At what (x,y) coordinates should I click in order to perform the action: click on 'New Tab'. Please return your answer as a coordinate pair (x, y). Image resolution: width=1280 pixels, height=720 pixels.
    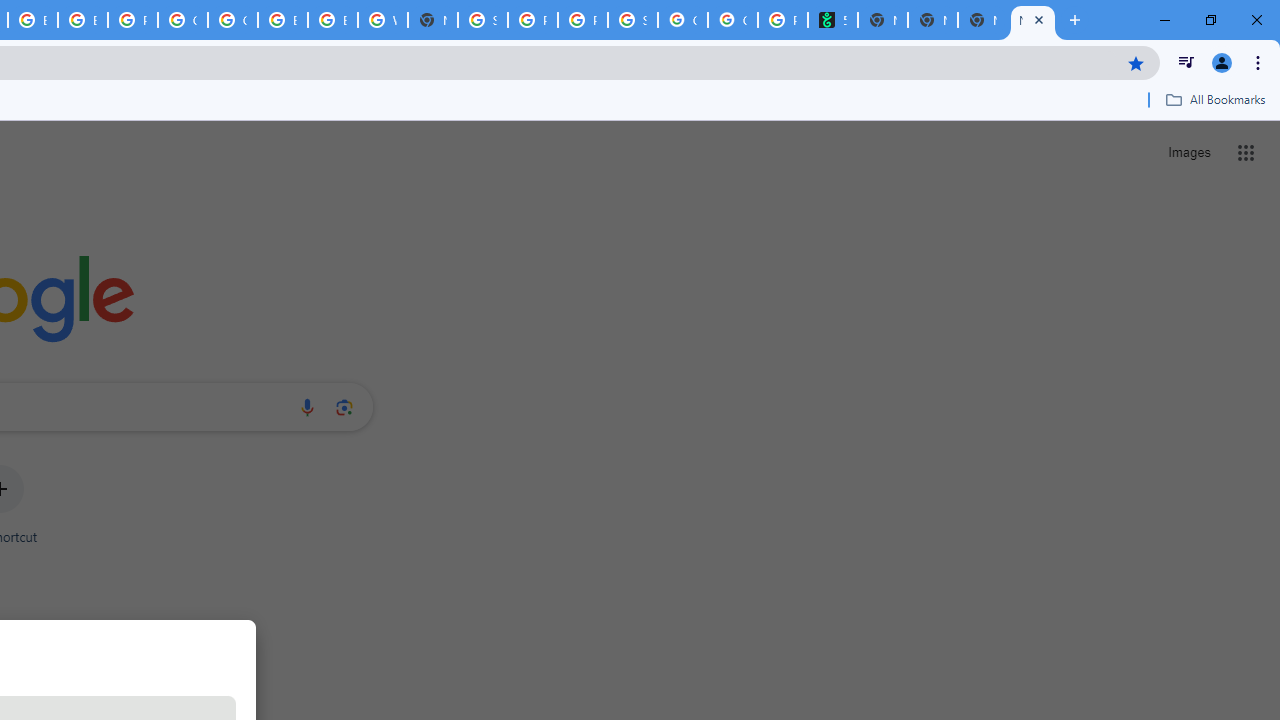
    Looking at the image, I should click on (1032, 20).